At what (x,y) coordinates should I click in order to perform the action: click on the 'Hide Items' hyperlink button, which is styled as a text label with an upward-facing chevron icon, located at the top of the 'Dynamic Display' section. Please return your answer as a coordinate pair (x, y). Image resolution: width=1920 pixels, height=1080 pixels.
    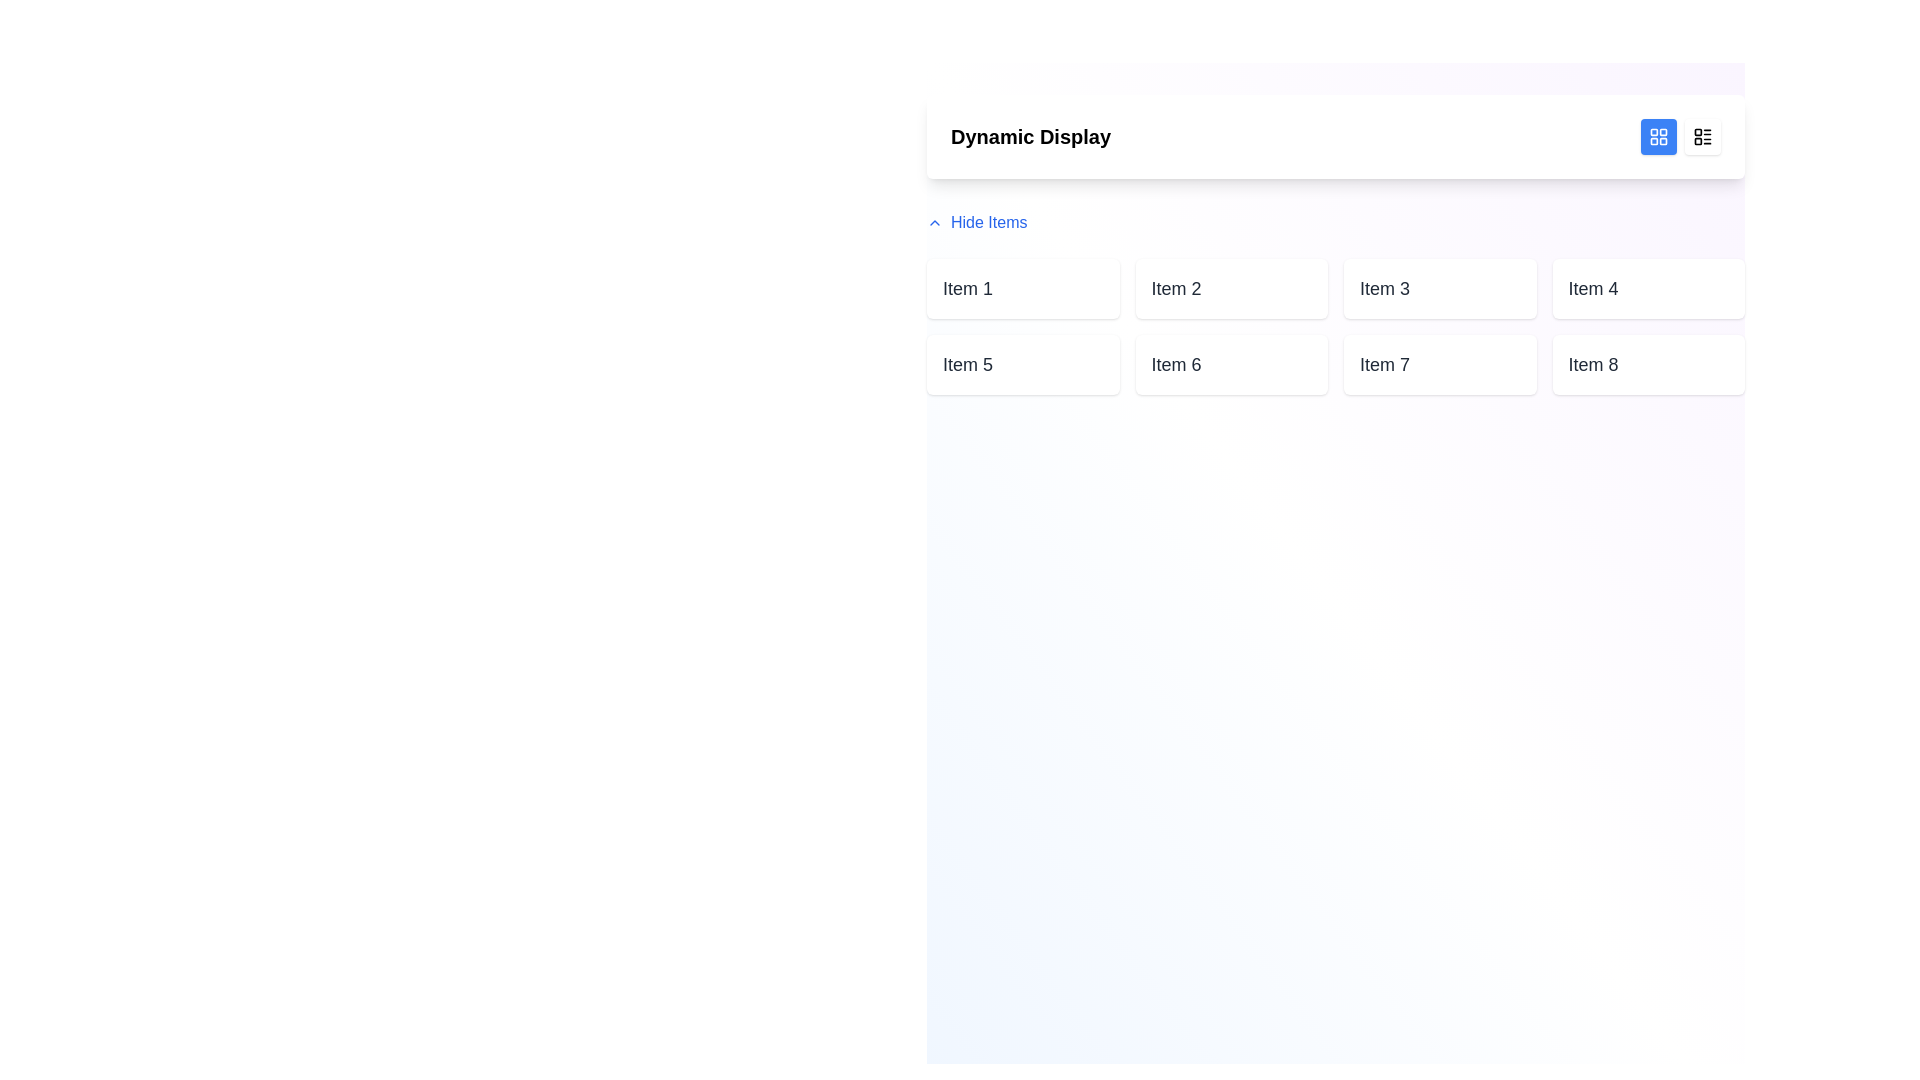
    Looking at the image, I should click on (977, 223).